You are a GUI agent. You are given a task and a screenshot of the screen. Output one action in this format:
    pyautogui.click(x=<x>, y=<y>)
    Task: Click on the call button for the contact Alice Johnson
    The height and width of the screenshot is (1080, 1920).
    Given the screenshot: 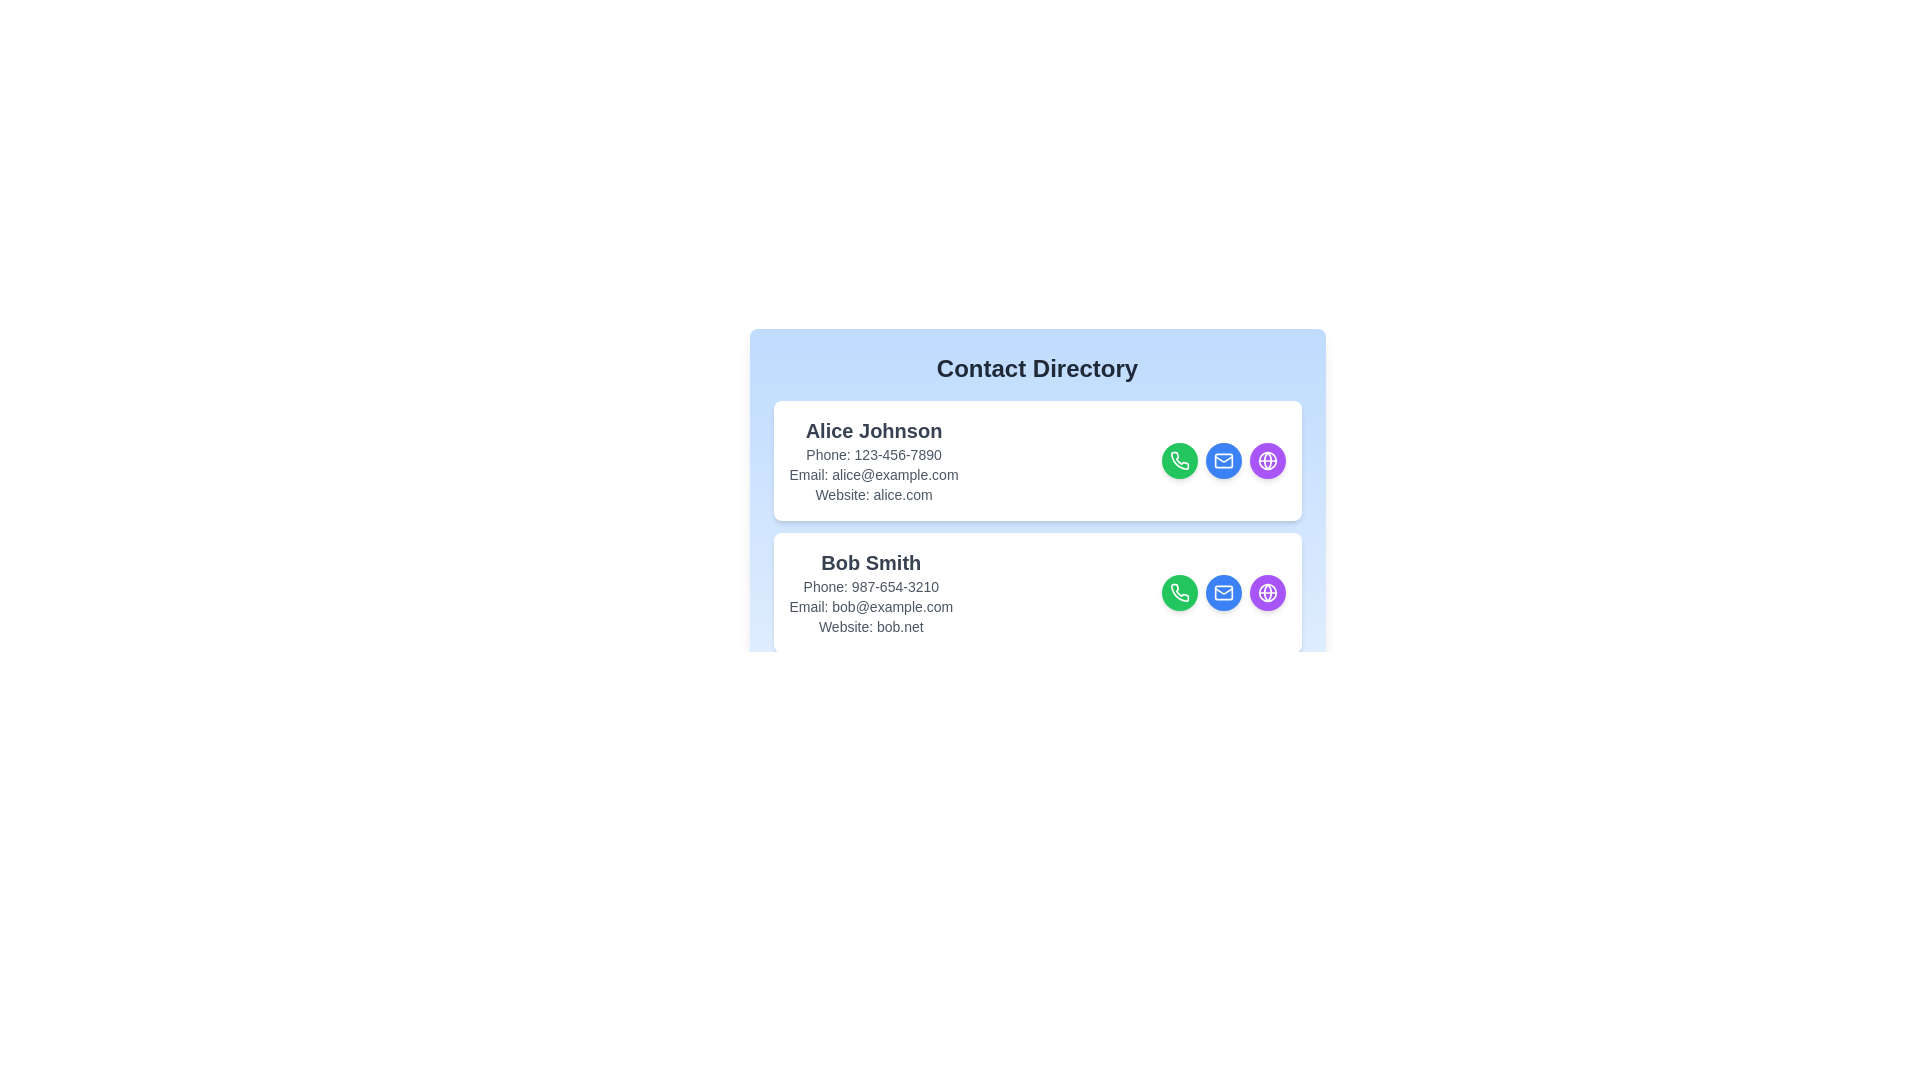 What is the action you would take?
    pyautogui.click(x=1179, y=461)
    